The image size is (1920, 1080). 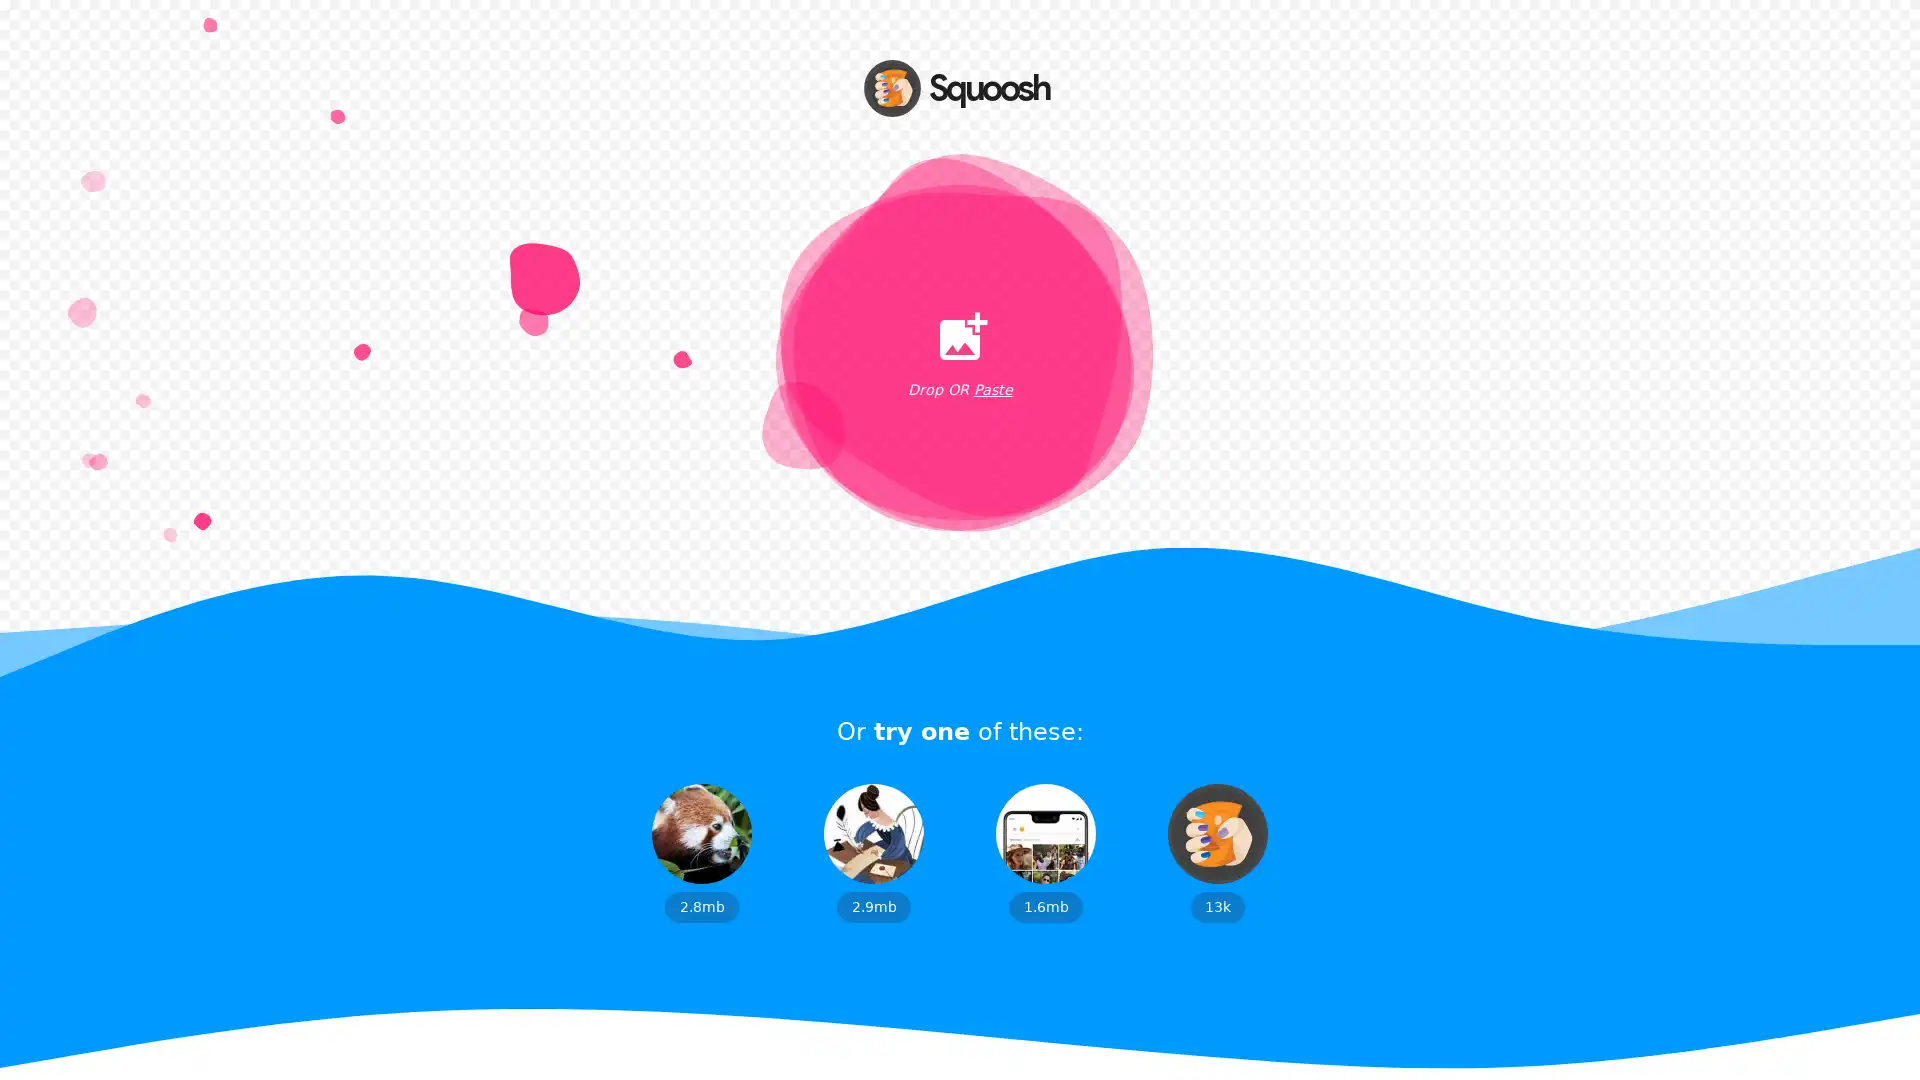 I want to click on Paste, so click(x=992, y=390).